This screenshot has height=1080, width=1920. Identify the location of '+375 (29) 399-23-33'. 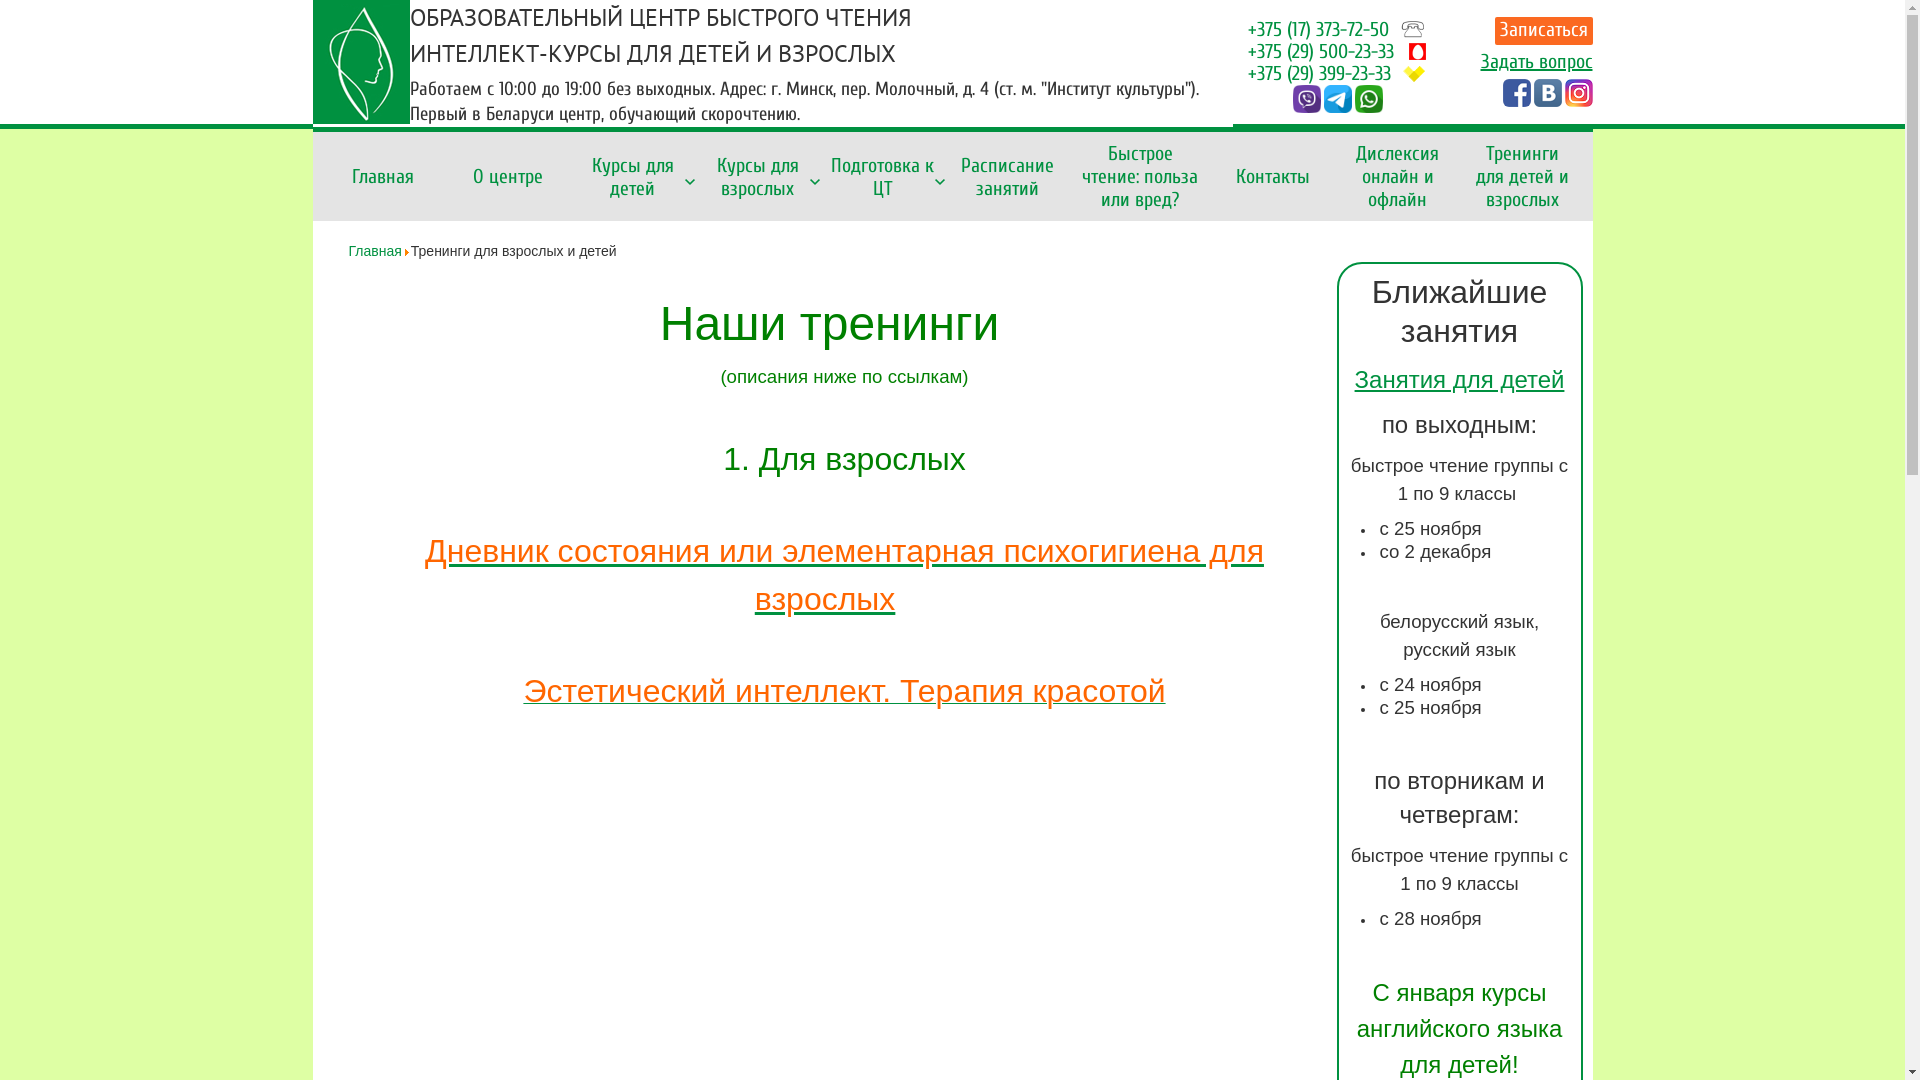
(1319, 72).